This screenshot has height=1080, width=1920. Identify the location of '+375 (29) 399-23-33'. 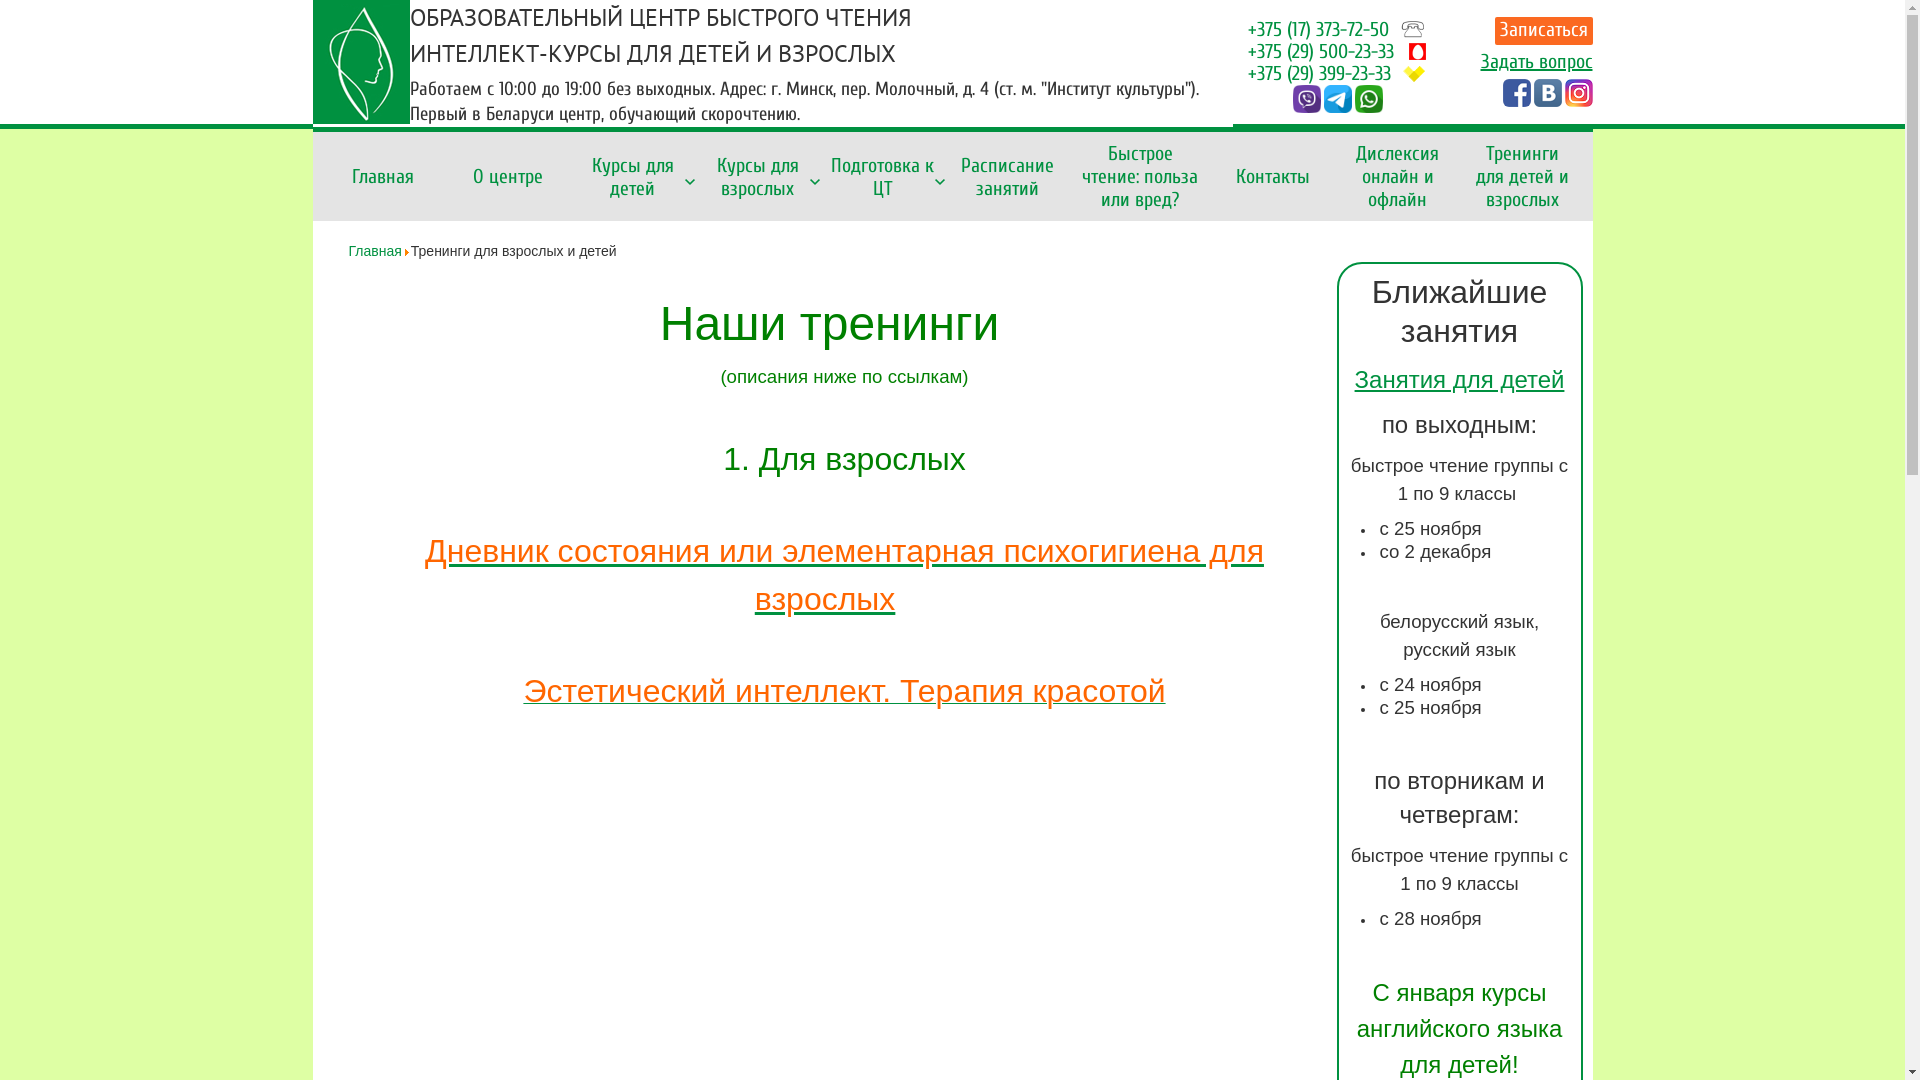
(1319, 72).